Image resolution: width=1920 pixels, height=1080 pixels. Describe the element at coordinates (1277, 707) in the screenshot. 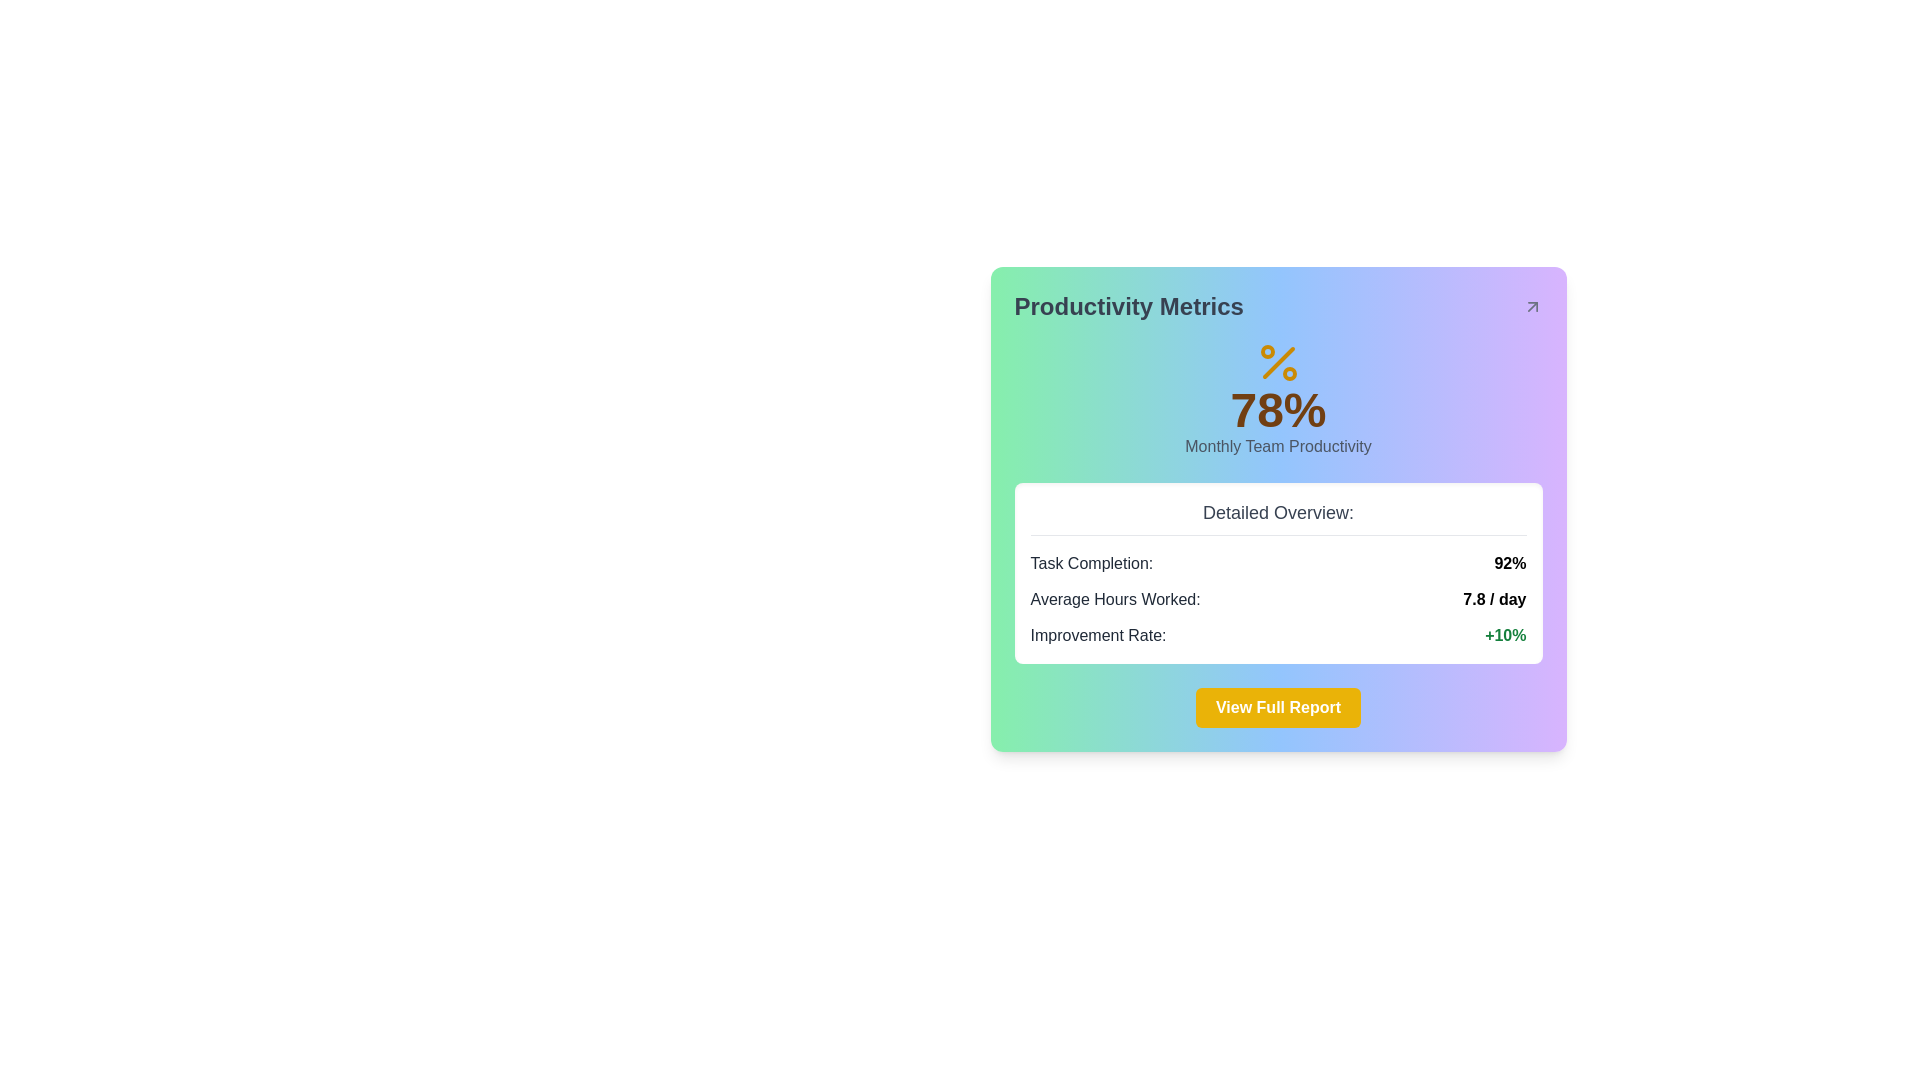

I see `the button located at the bottom of the 'Productivity Metrics' card` at that location.